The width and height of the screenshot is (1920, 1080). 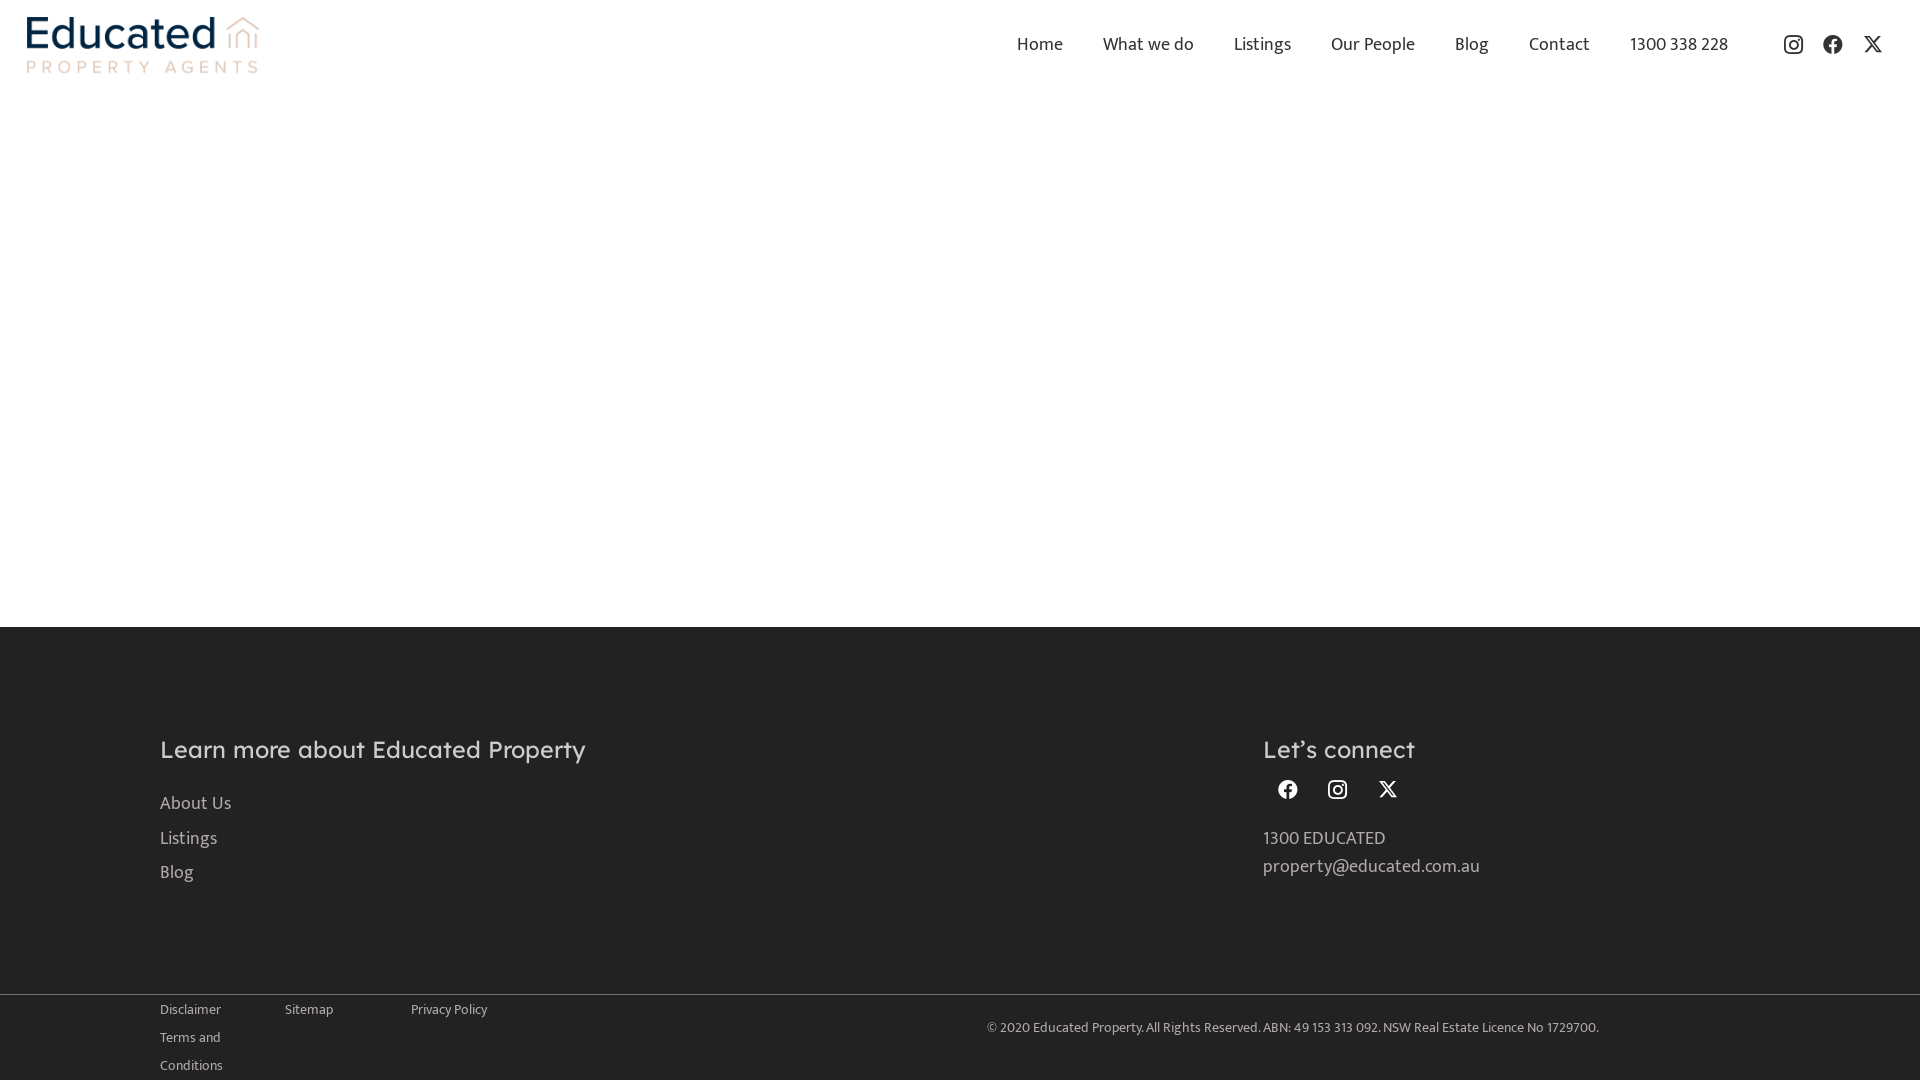 What do you see at coordinates (1386, 789) in the screenshot?
I see `'Twitter'` at bounding box center [1386, 789].